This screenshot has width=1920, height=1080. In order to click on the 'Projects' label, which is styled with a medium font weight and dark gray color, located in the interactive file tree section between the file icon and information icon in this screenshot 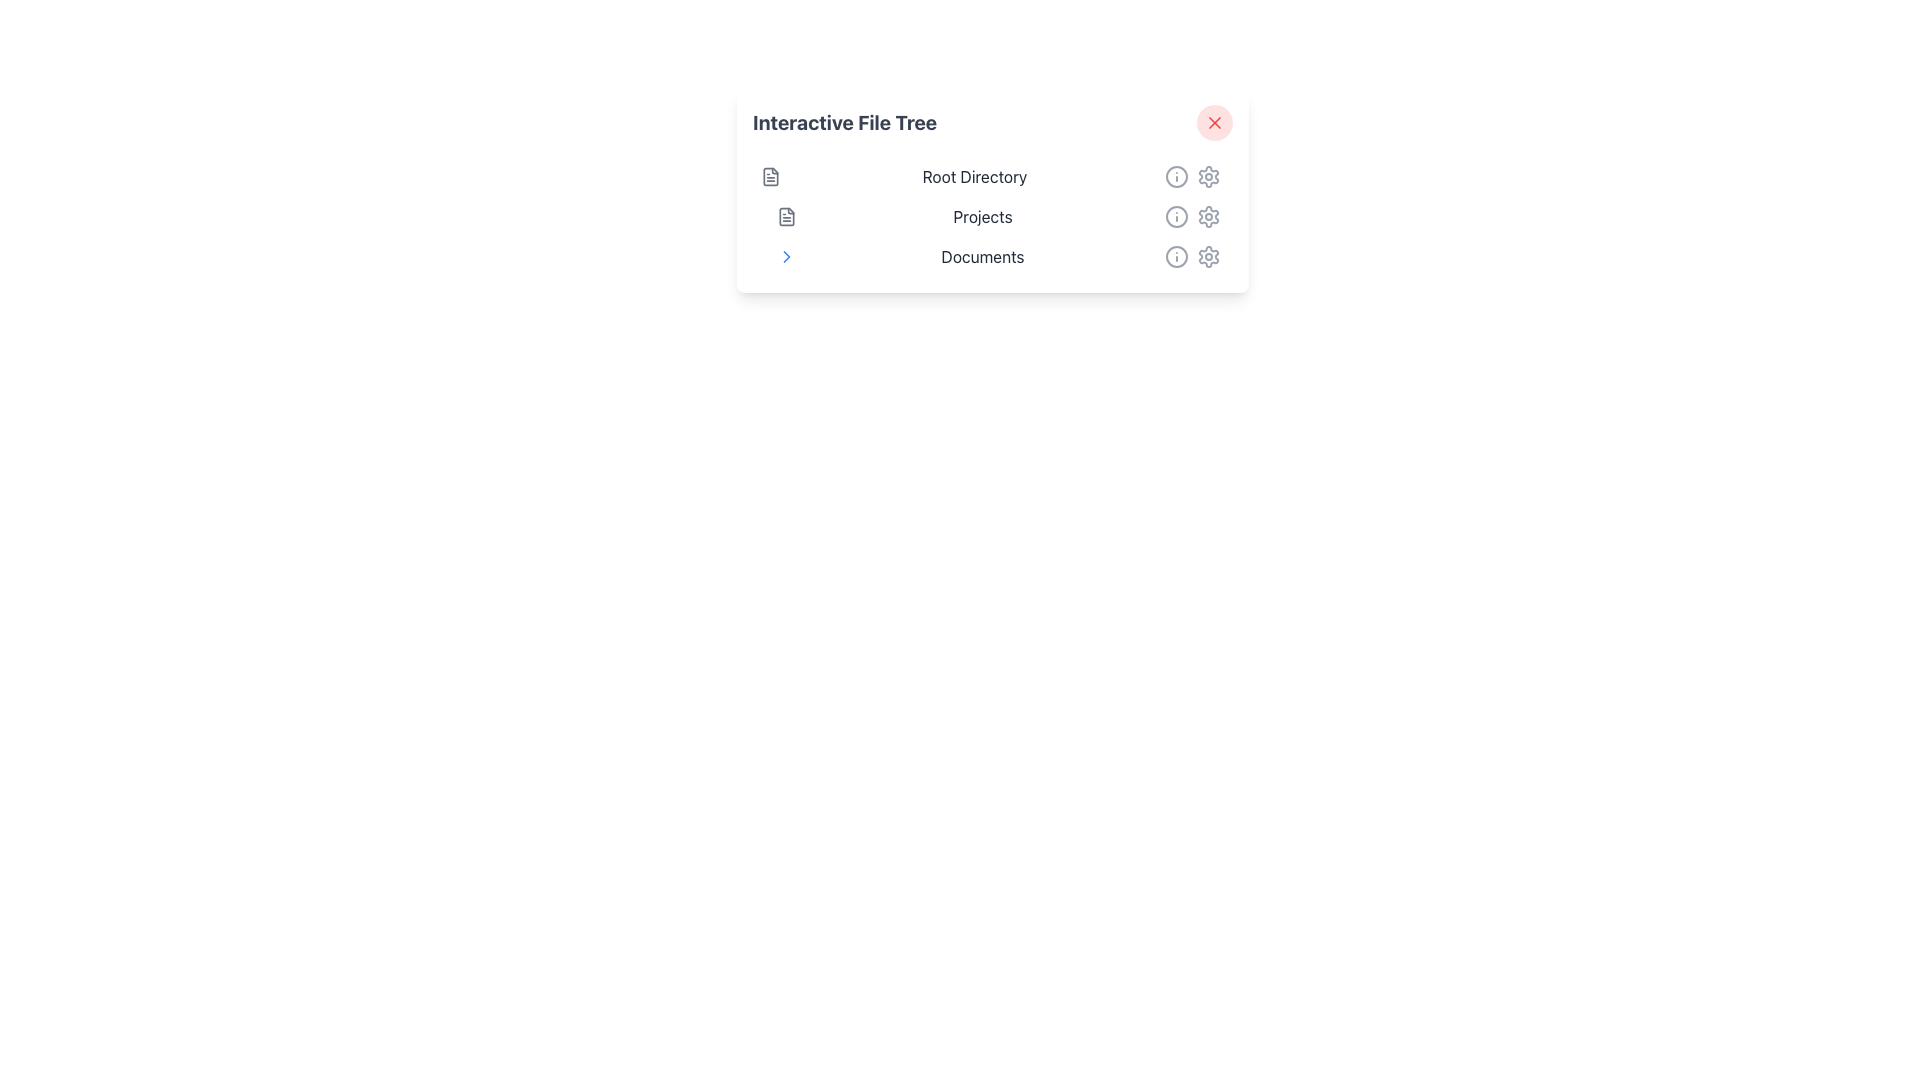, I will do `click(983, 216)`.